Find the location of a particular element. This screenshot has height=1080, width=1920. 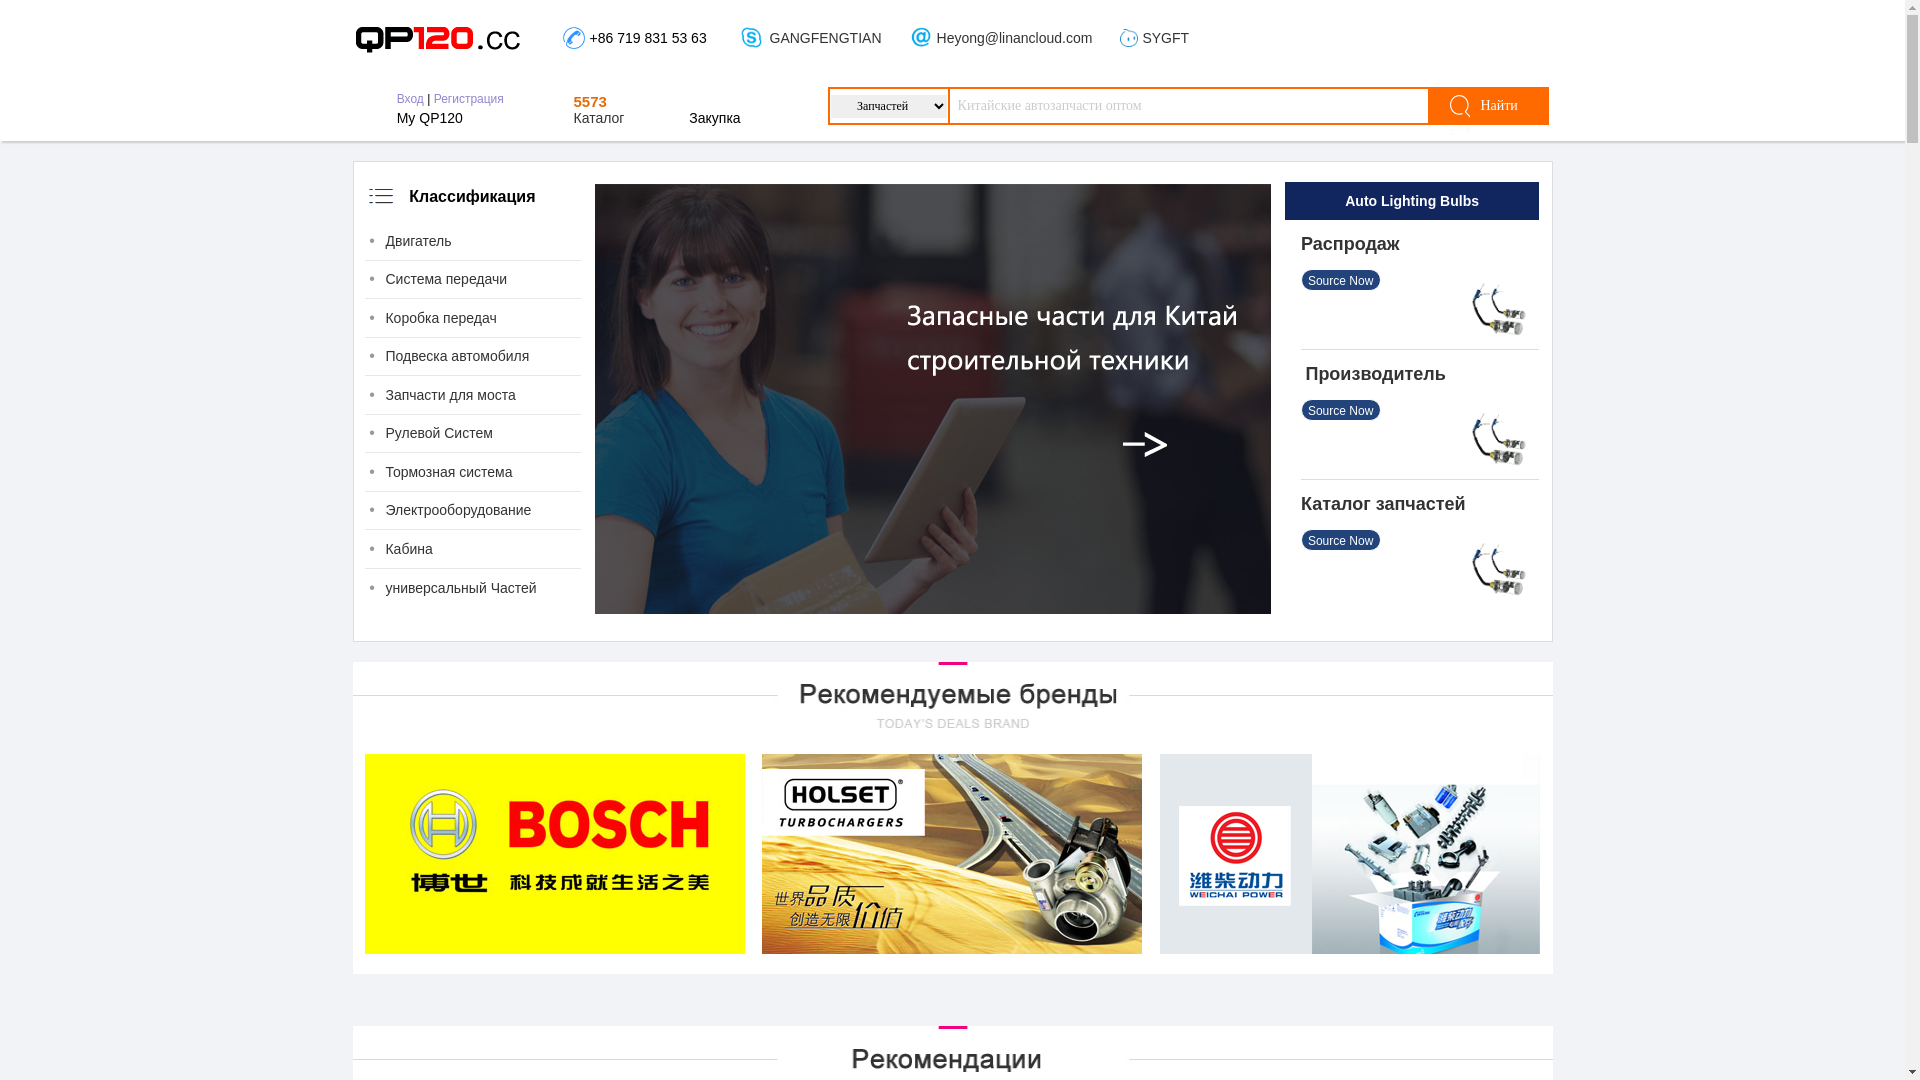

'SYGFT' is located at coordinates (1165, 38).